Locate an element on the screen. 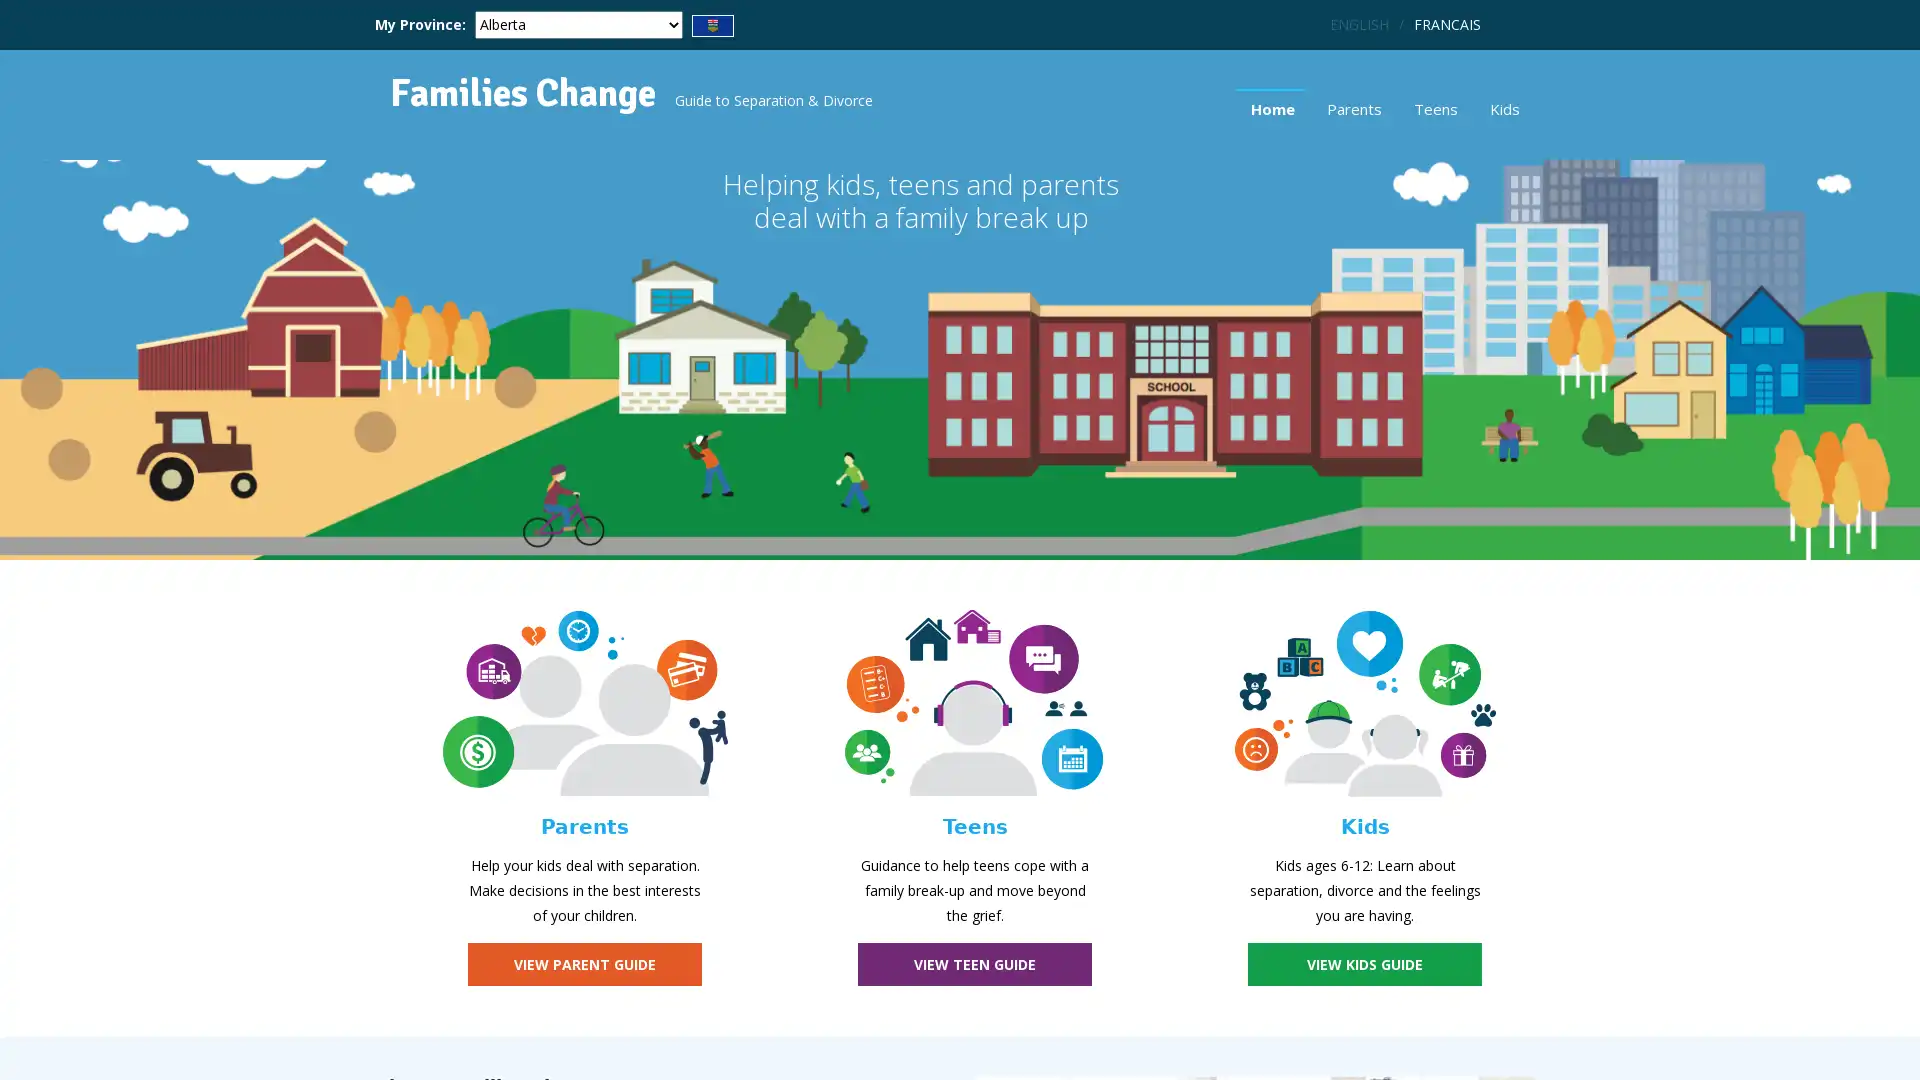 The height and width of the screenshot is (1080, 1920). VIEW TEEN GUIDE is located at coordinates (974, 963).